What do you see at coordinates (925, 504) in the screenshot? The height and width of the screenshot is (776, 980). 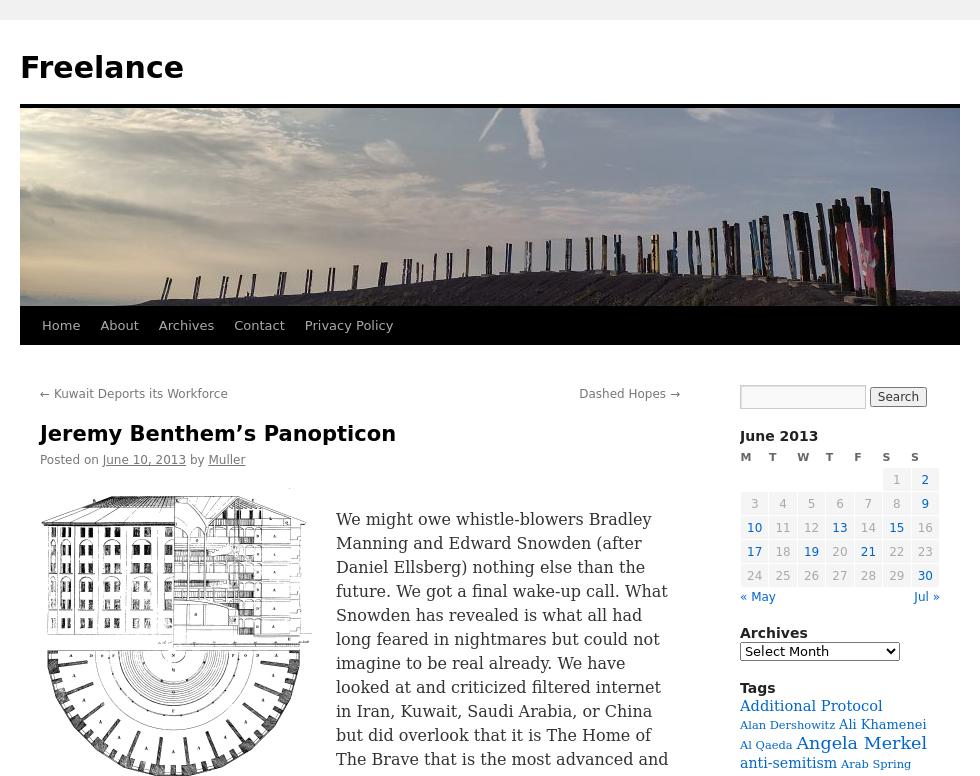 I see `'9'` at bounding box center [925, 504].